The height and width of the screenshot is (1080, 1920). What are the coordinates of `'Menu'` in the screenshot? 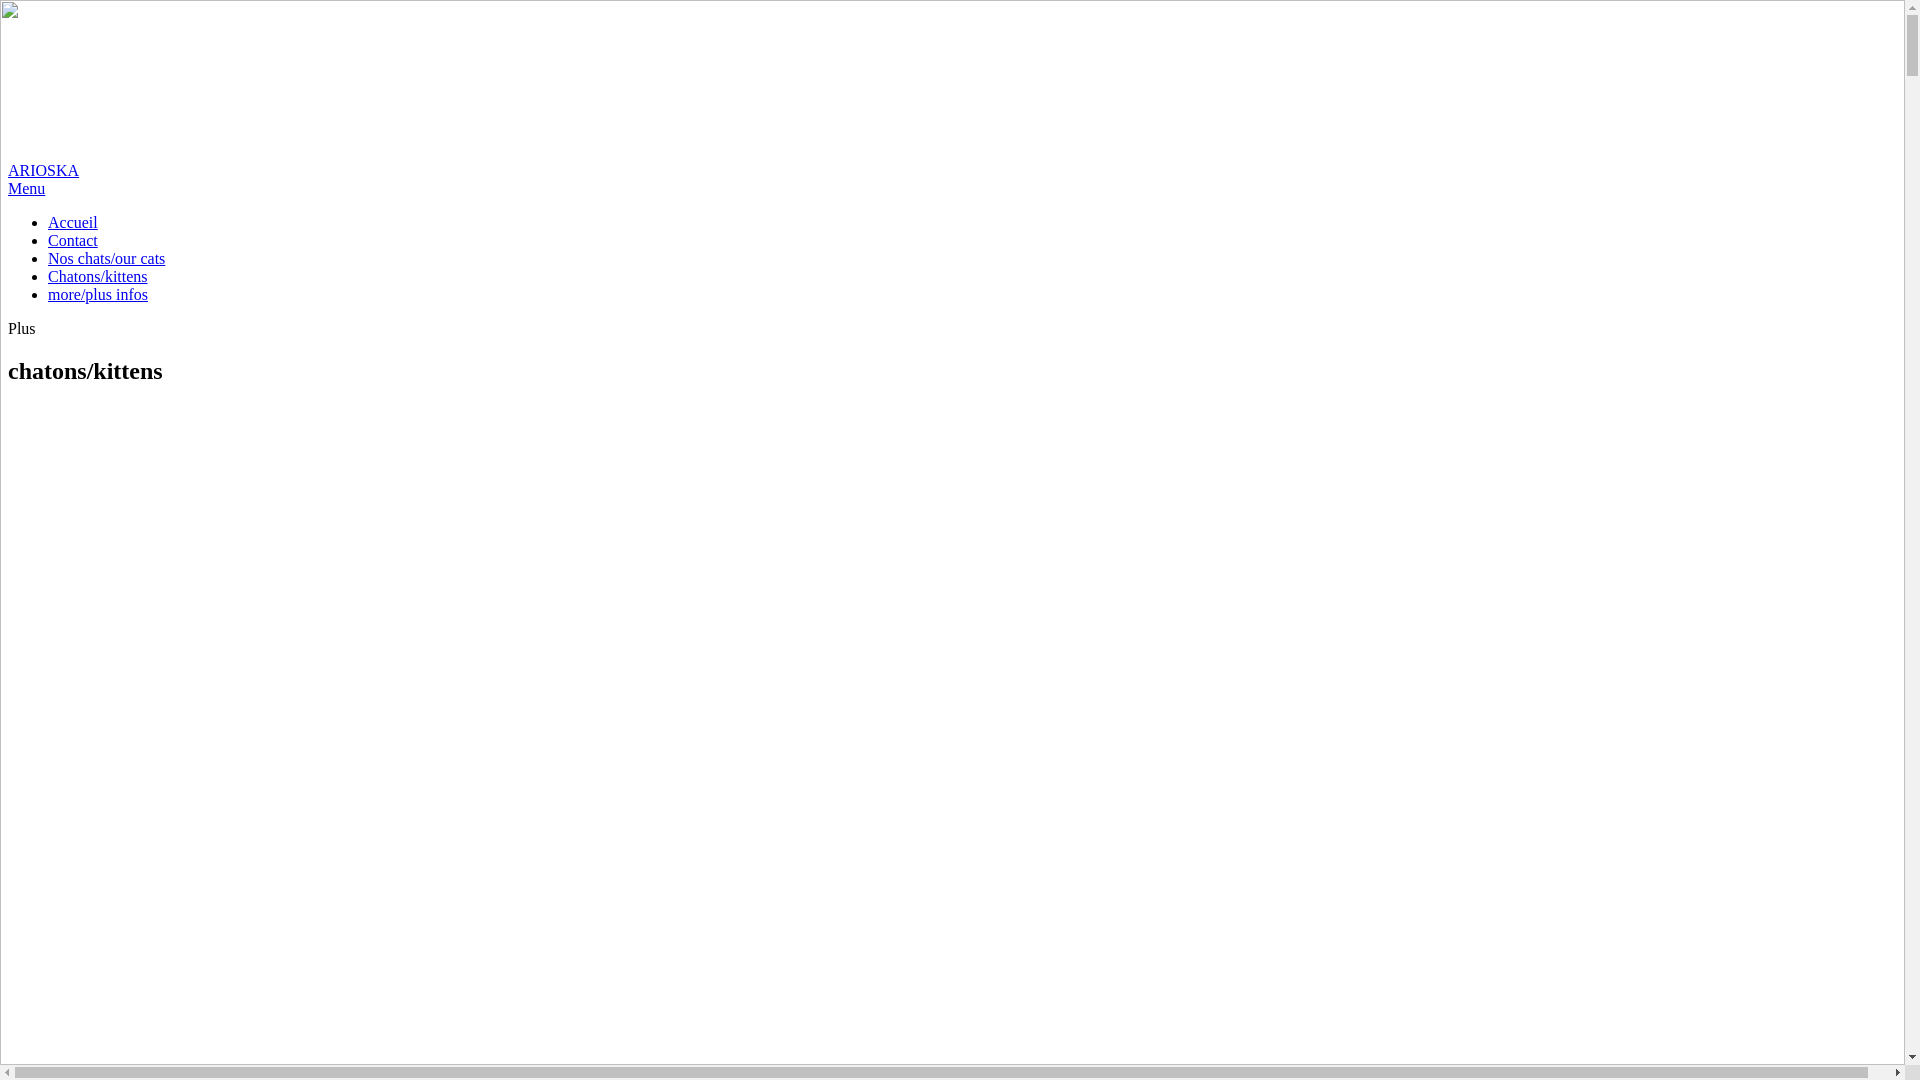 It's located at (8, 188).